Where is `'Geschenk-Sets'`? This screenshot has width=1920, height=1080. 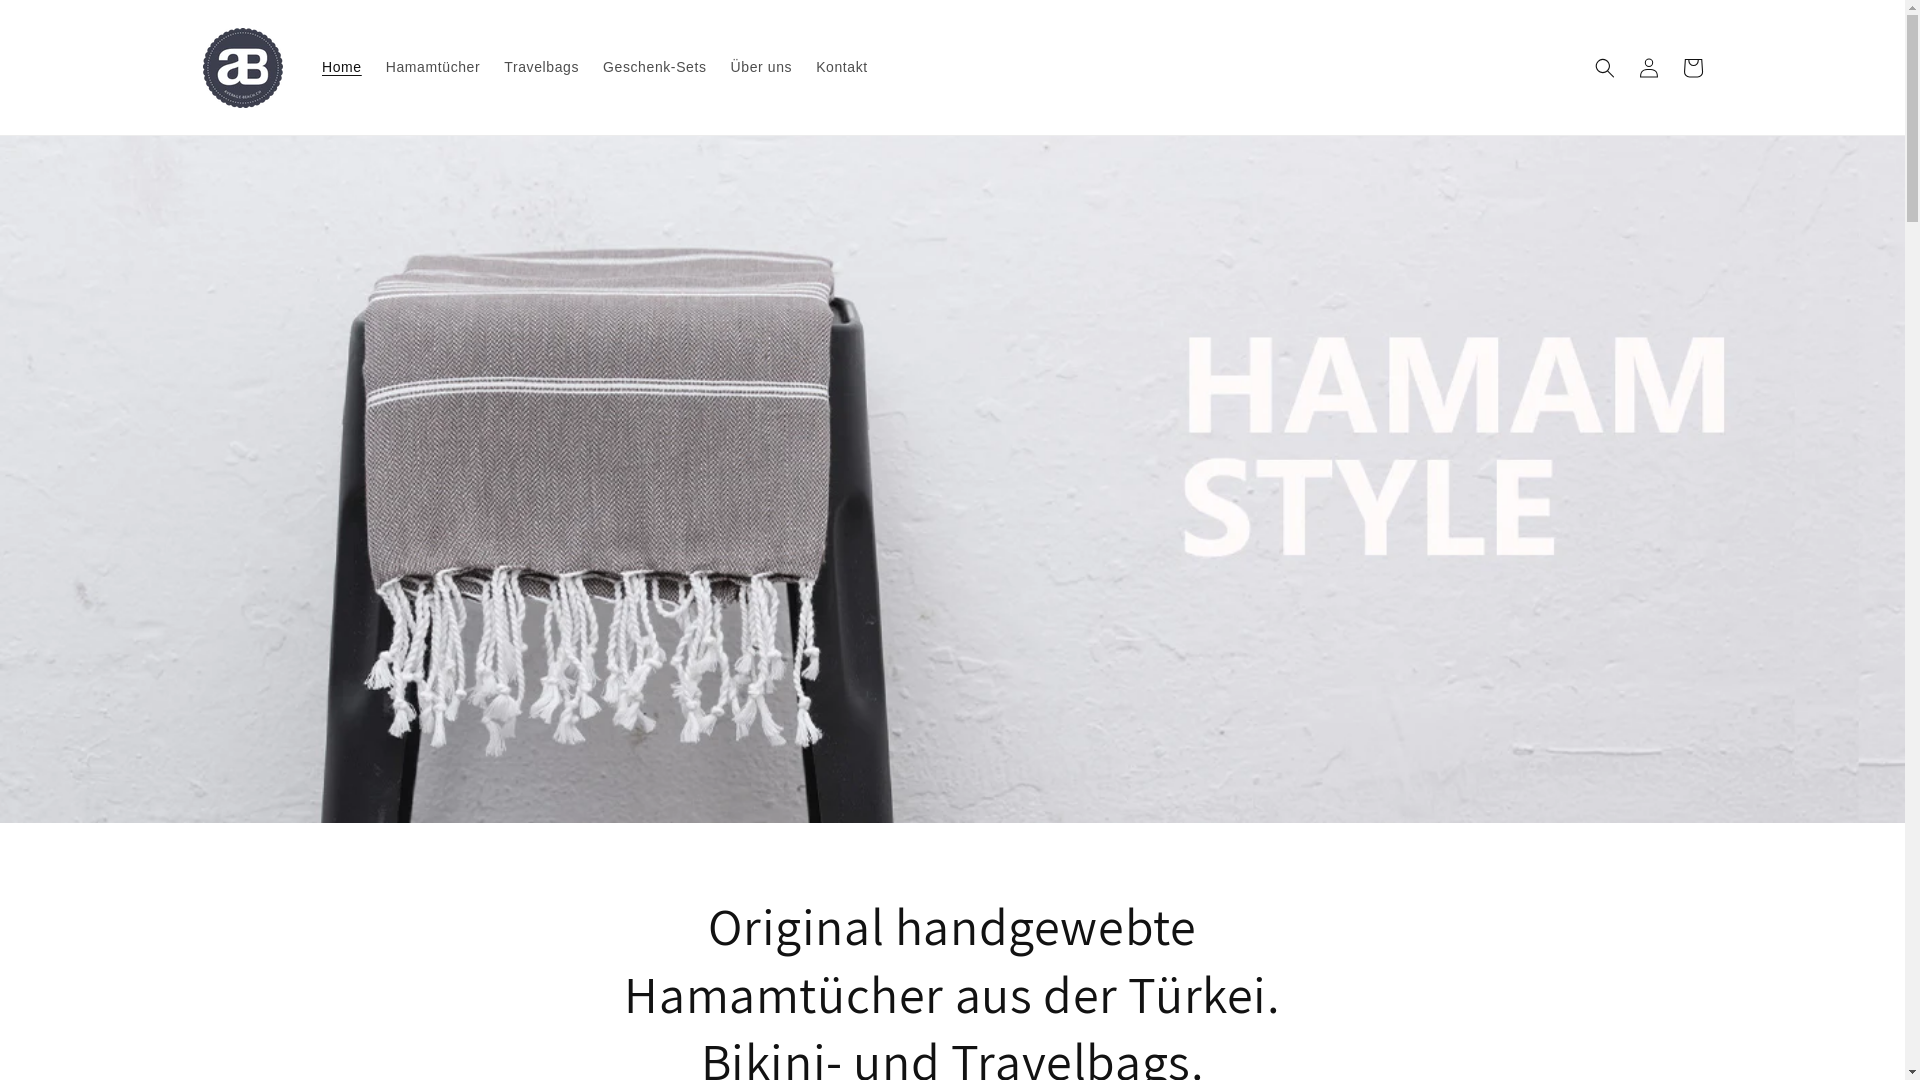 'Geschenk-Sets' is located at coordinates (654, 65).